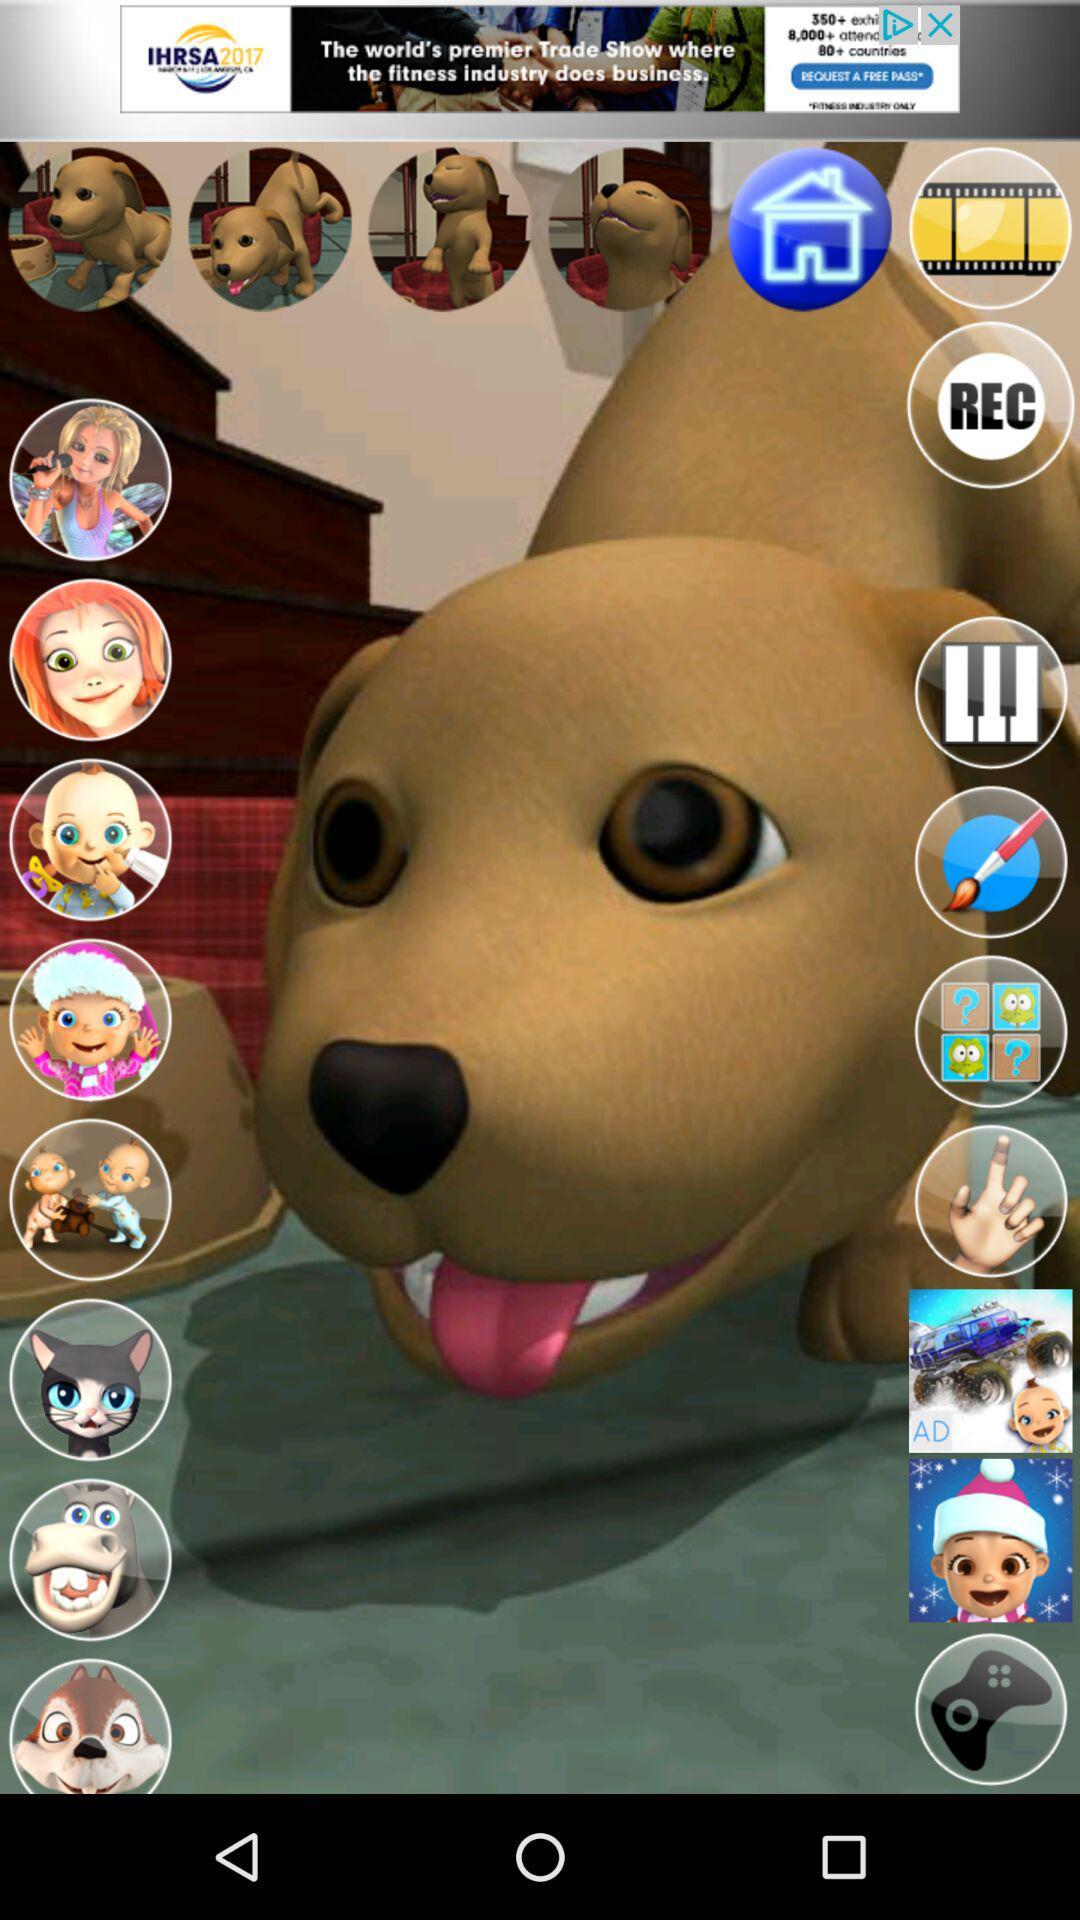  I want to click on the avatar icon, so click(88, 513).